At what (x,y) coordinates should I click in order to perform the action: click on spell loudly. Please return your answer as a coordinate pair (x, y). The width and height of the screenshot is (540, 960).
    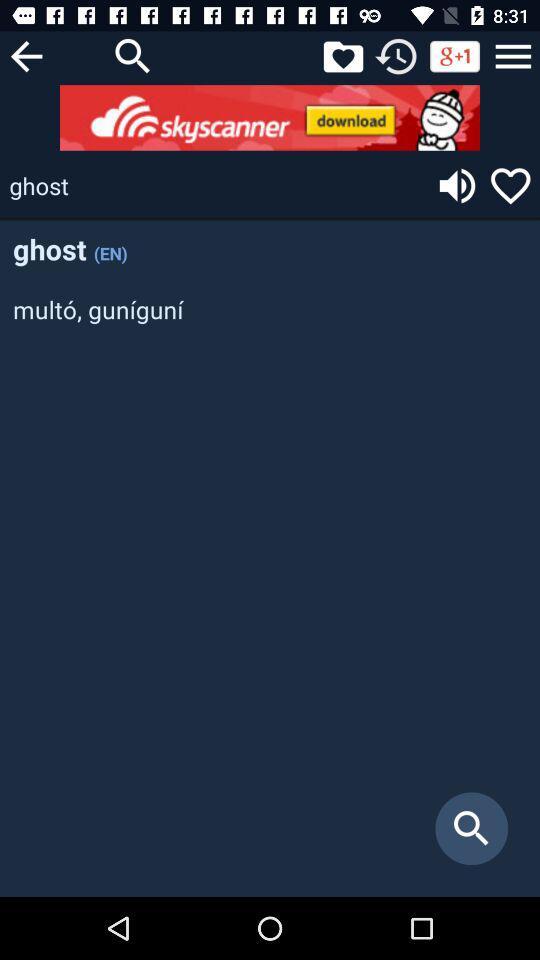
    Looking at the image, I should click on (457, 185).